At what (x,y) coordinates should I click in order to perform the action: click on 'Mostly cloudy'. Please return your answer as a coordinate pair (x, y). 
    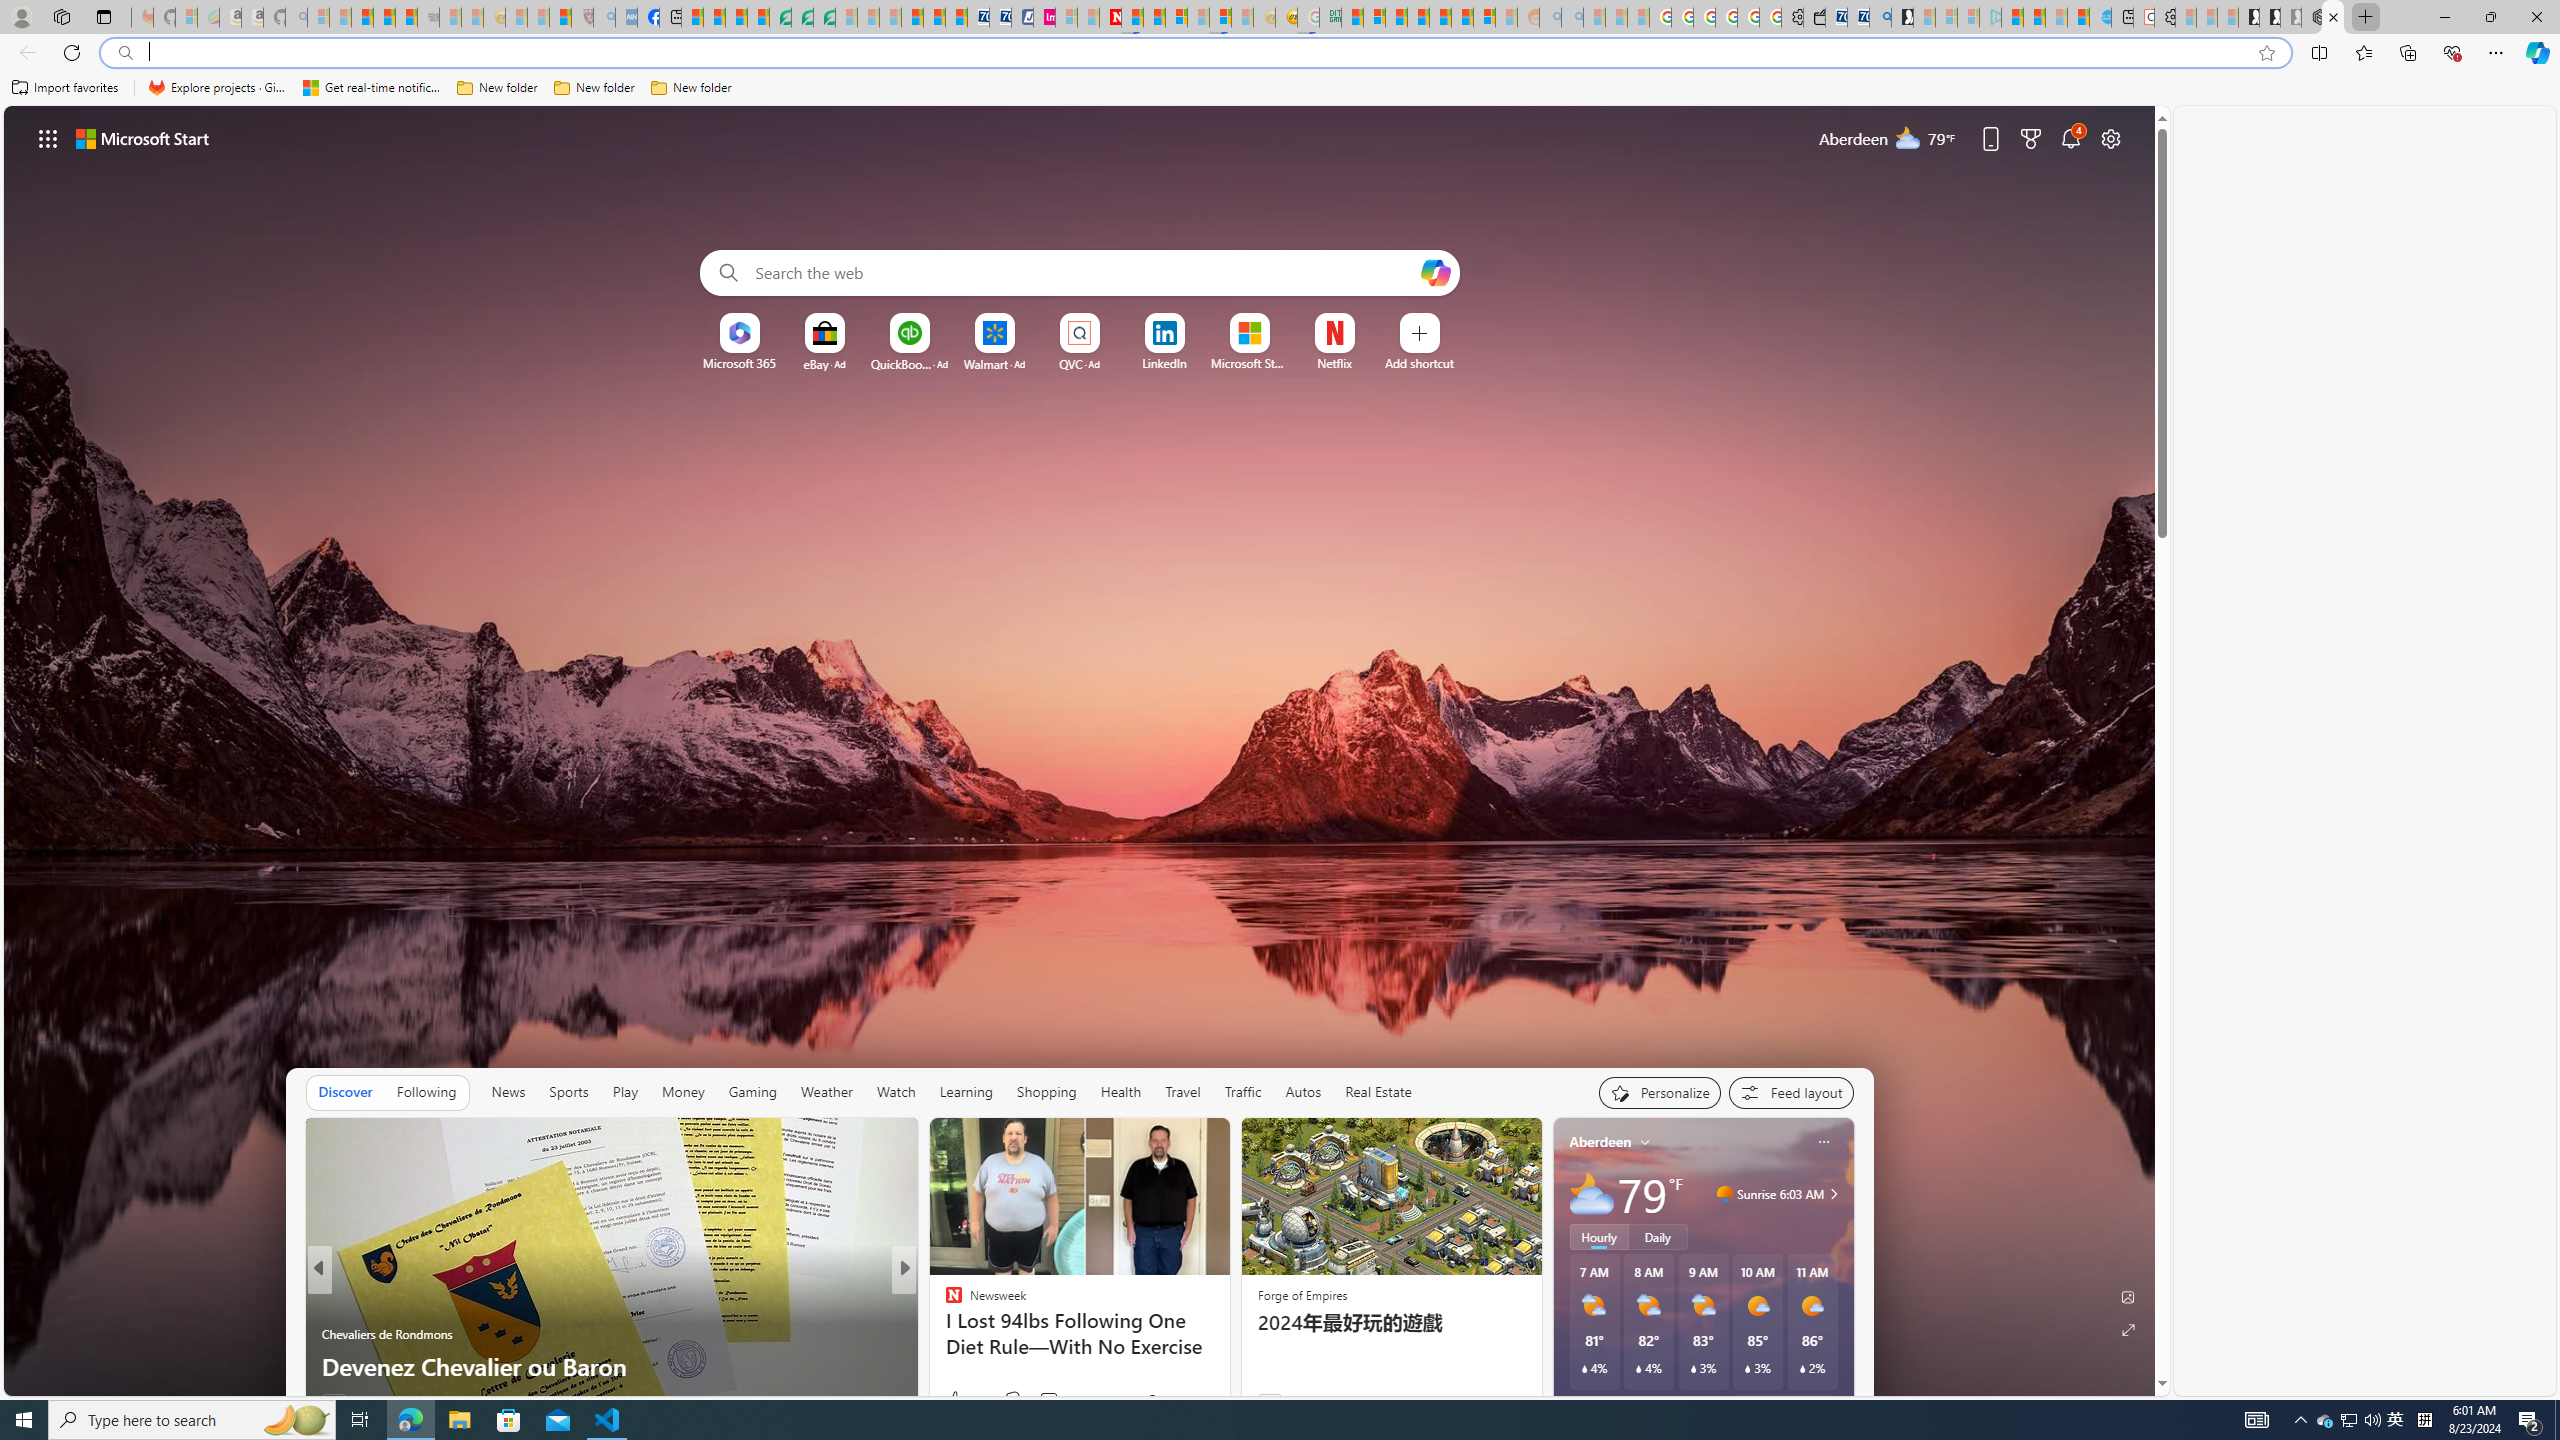
    Looking at the image, I should click on (1590, 1192).